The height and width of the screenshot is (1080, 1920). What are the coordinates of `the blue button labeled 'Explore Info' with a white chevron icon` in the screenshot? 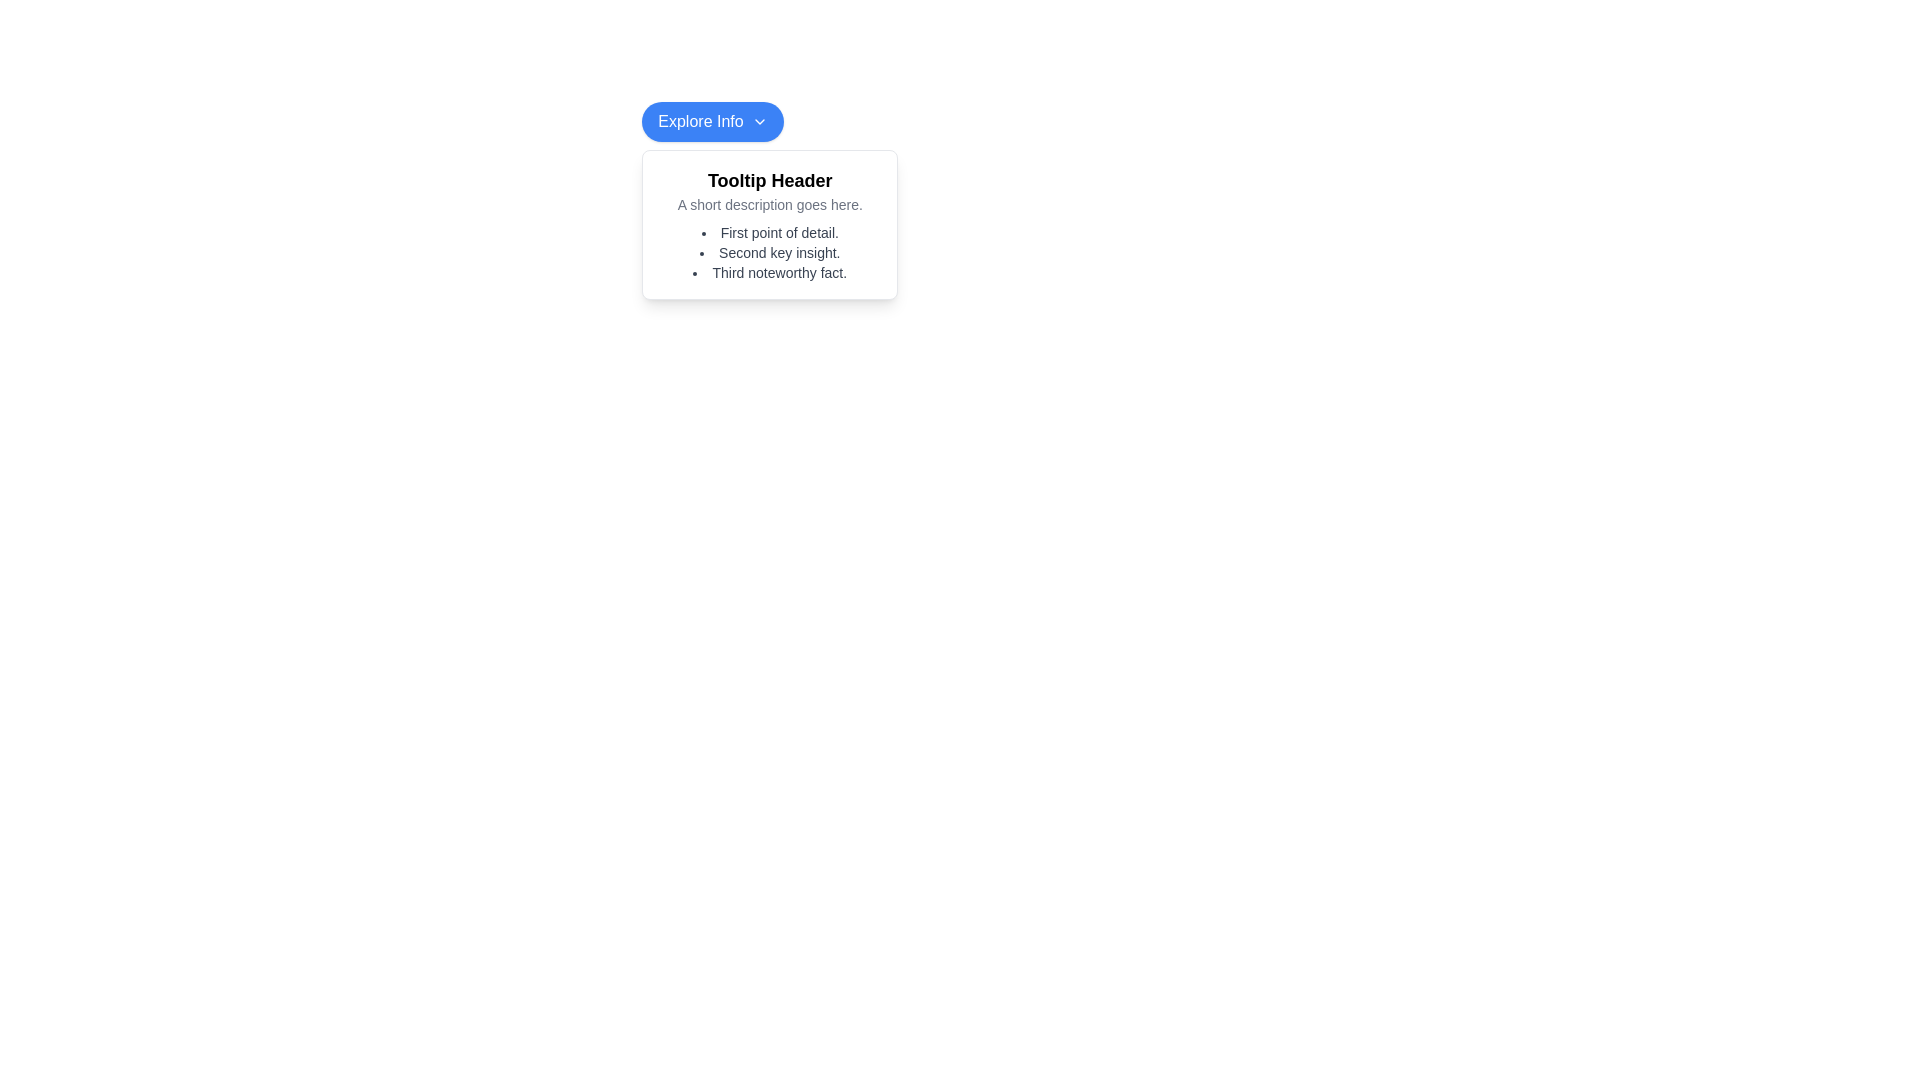 It's located at (712, 122).